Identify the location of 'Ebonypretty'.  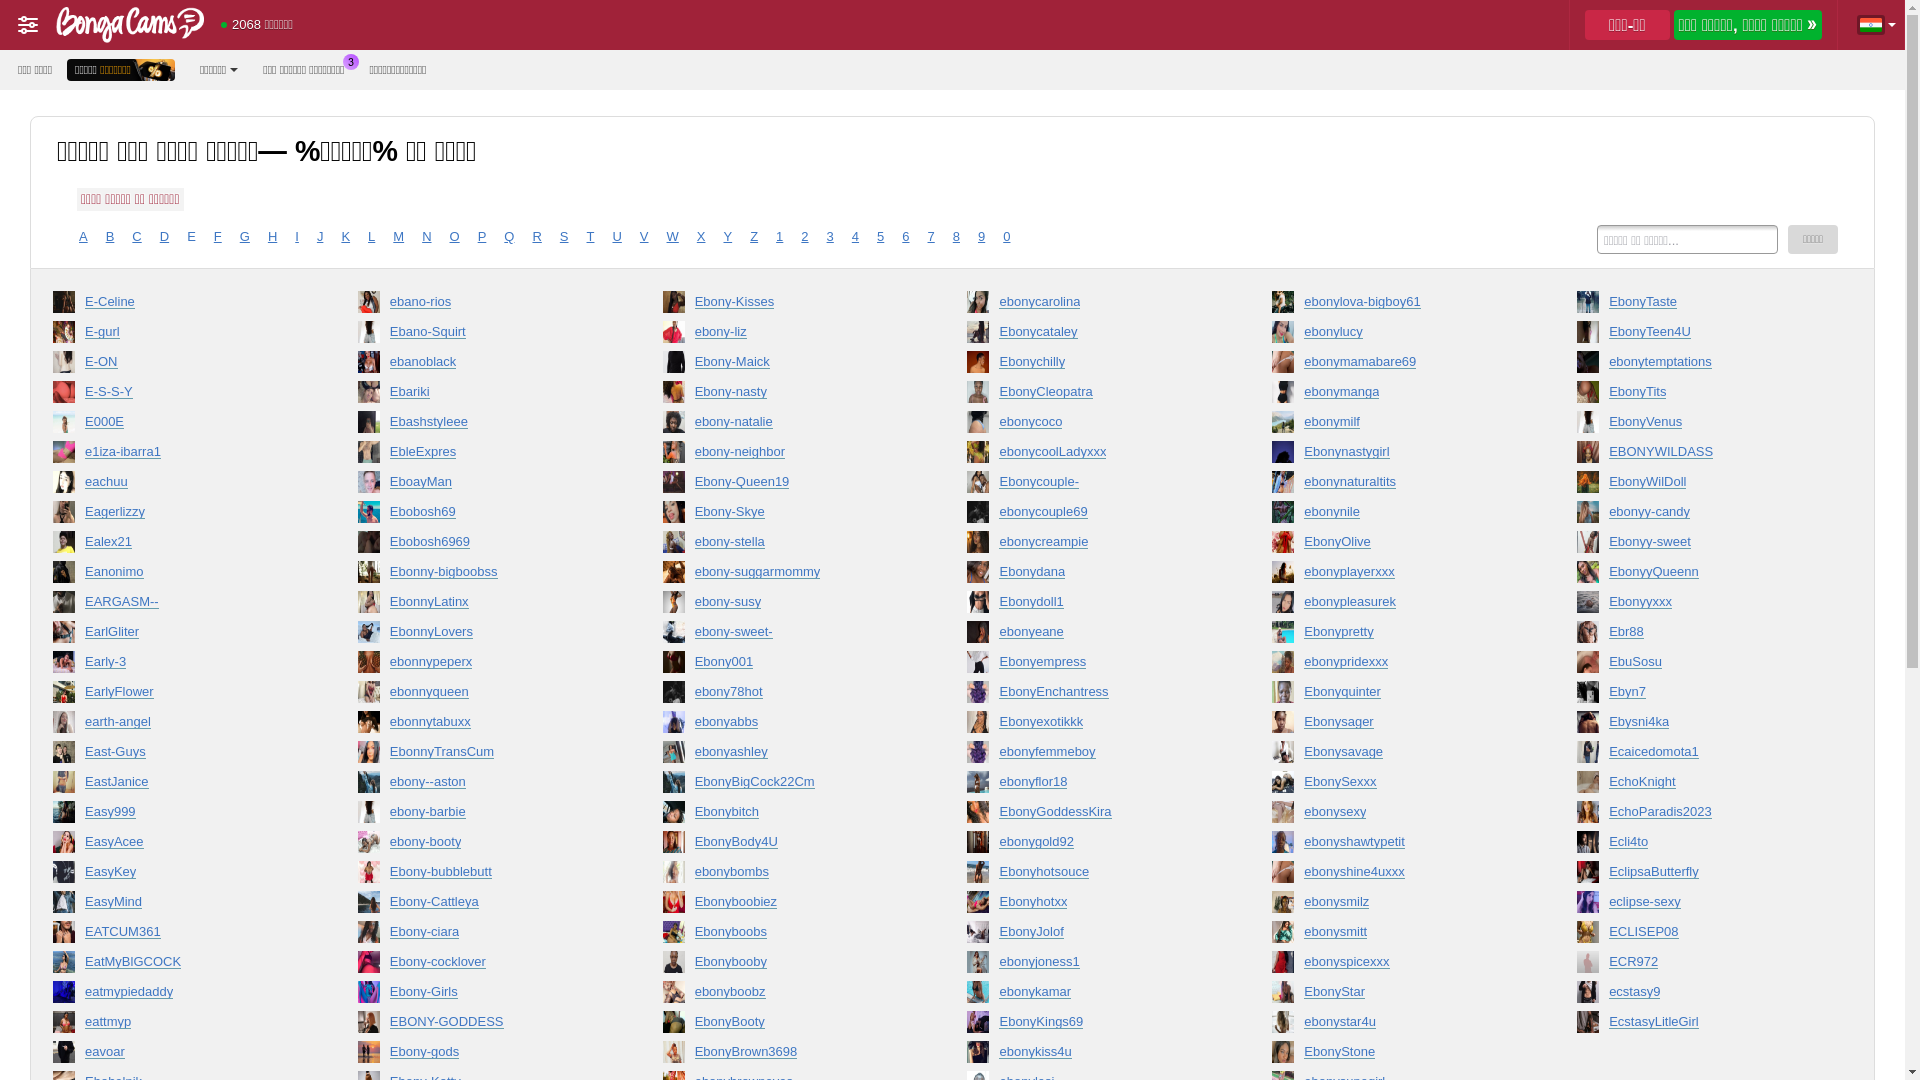
(1395, 636).